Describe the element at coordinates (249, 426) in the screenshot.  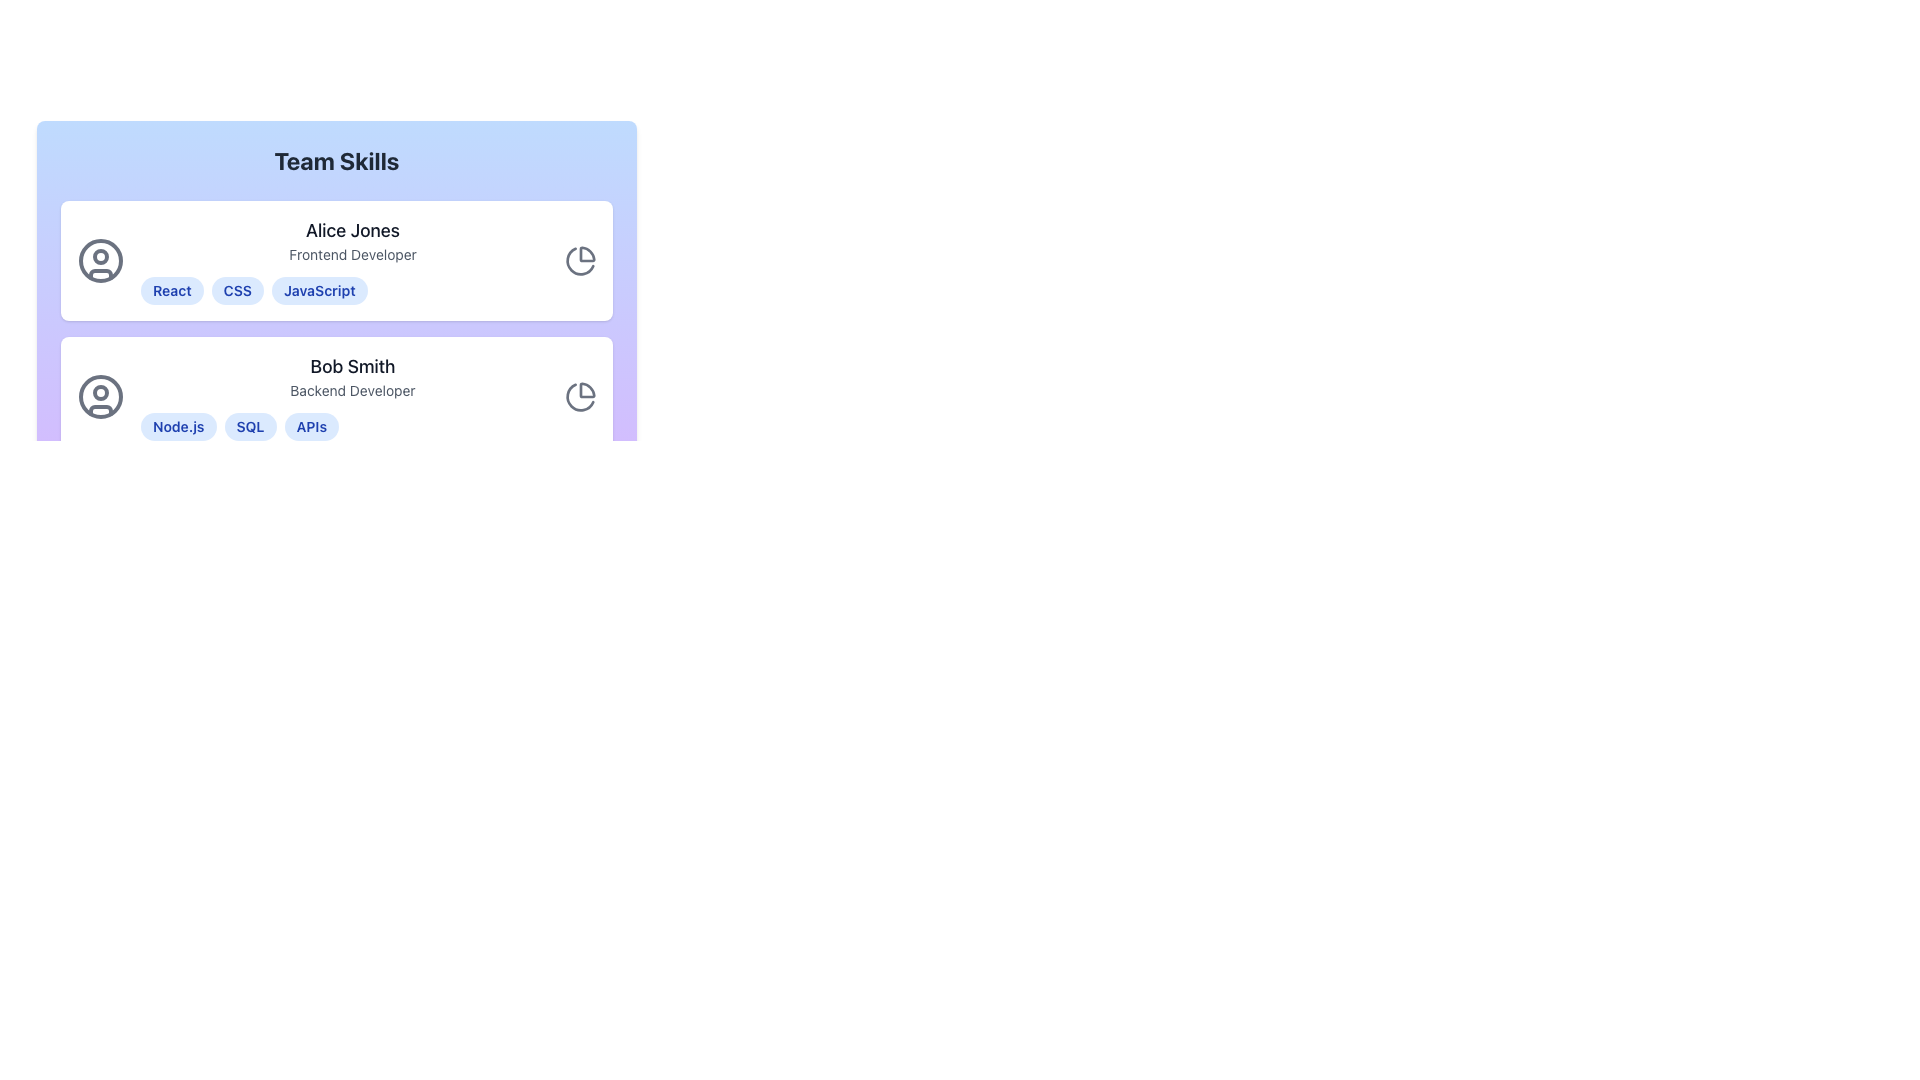
I see `the non-interactive badge displaying the skill 'SQL' for user 'Bob Smith', which is the second badge in the sequence of three badges at the bottom section of the card` at that location.